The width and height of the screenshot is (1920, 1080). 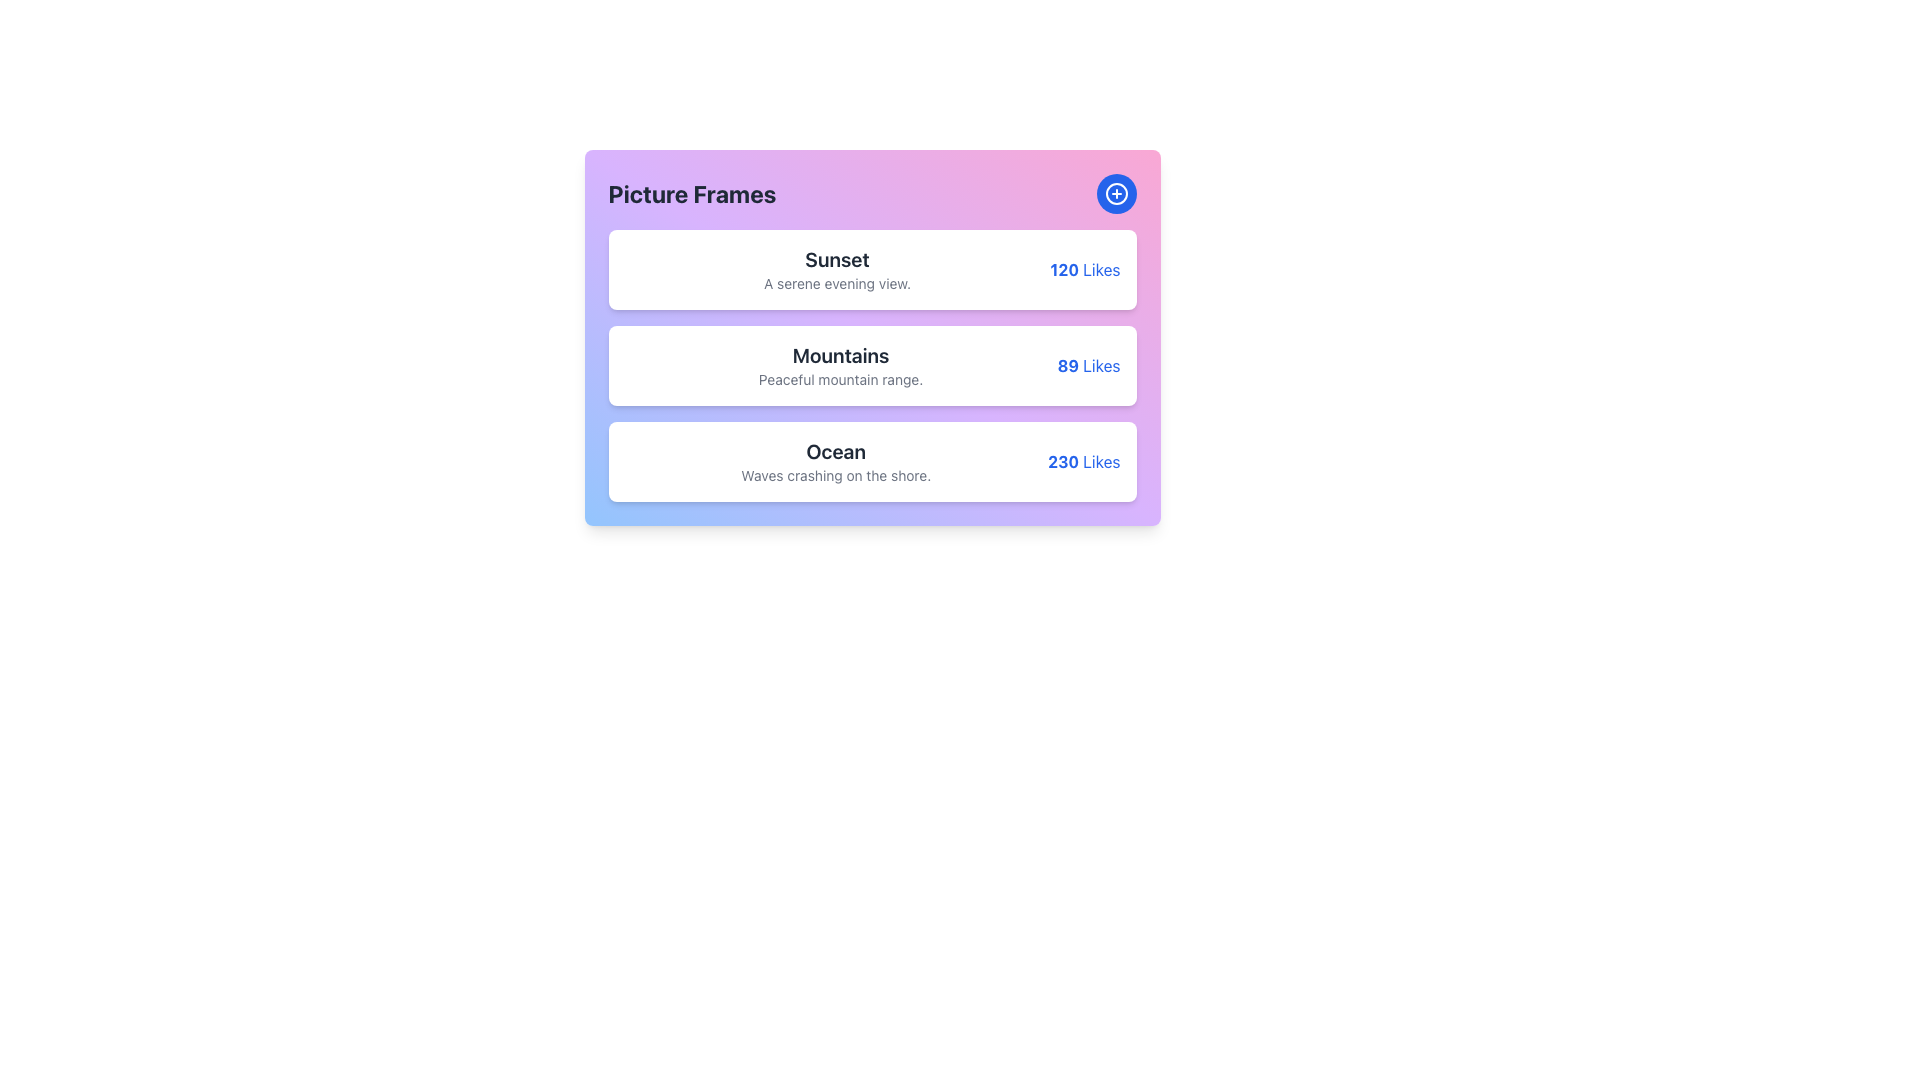 What do you see at coordinates (841, 380) in the screenshot?
I see `the informational text label located in the second content card, which provides a subtitle related to 'Mountains'` at bounding box center [841, 380].